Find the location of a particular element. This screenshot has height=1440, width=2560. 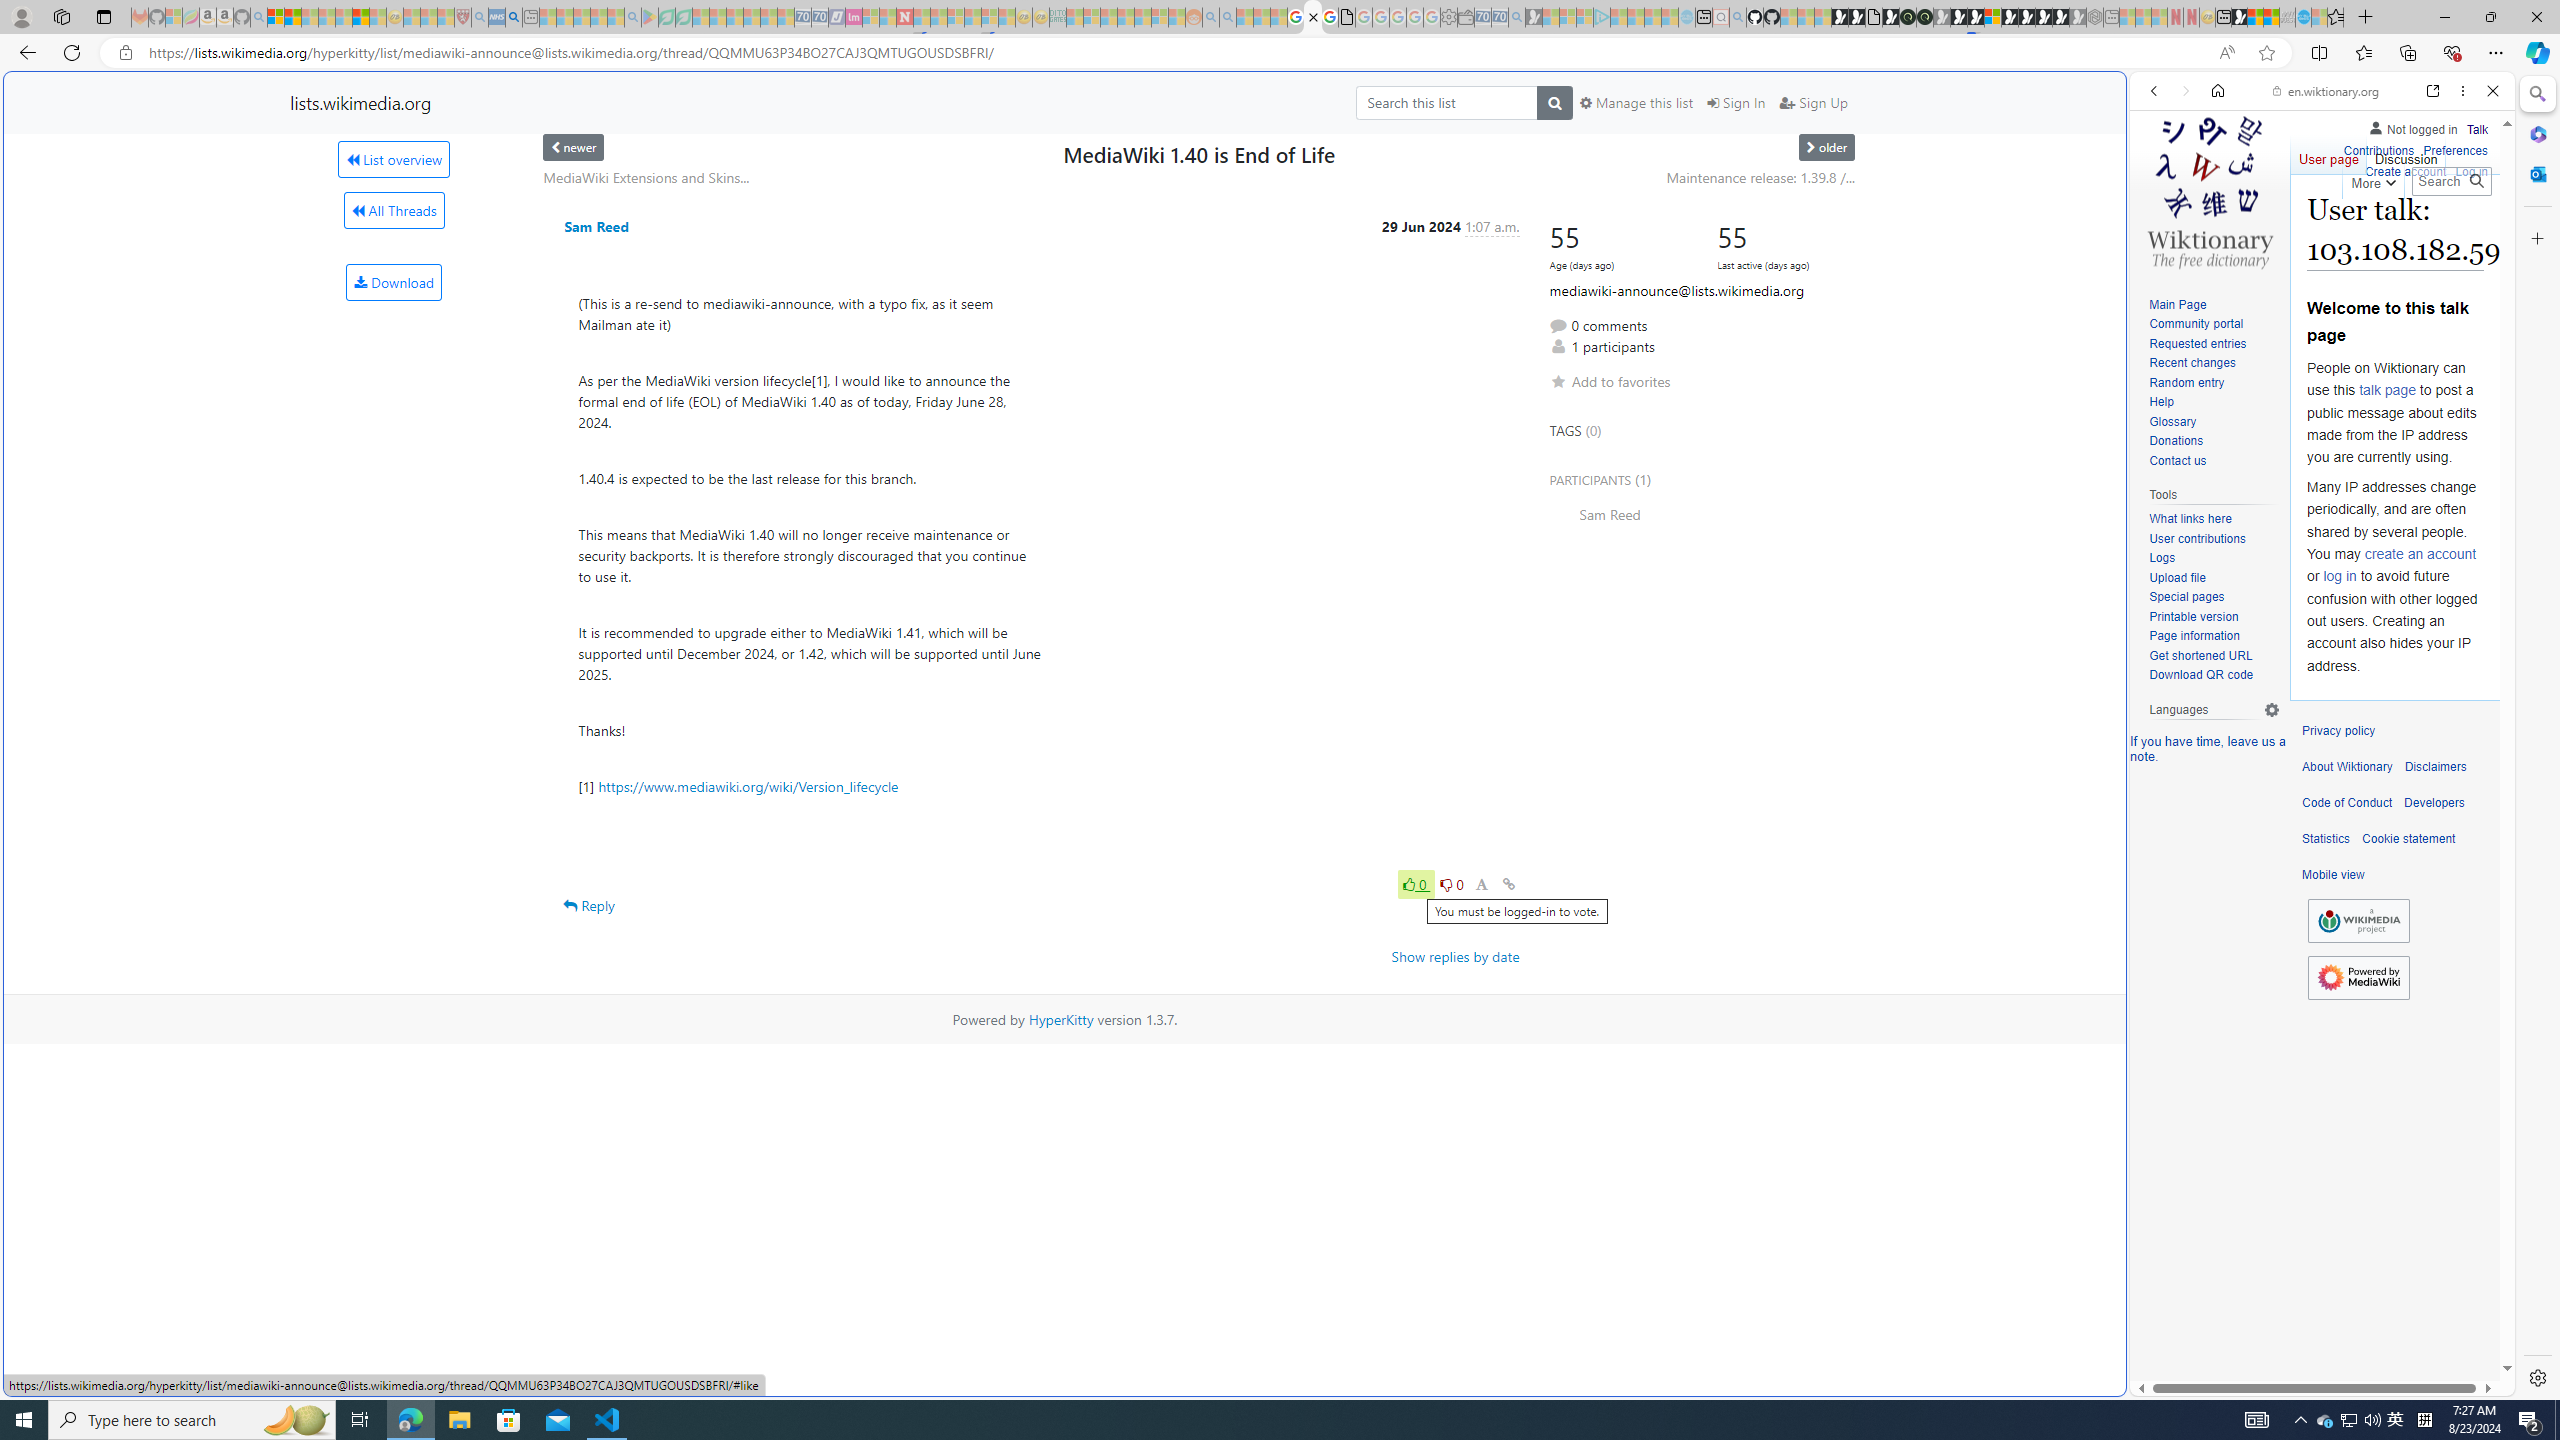

'Disclaimers' is located at coordinates (2434, 766).